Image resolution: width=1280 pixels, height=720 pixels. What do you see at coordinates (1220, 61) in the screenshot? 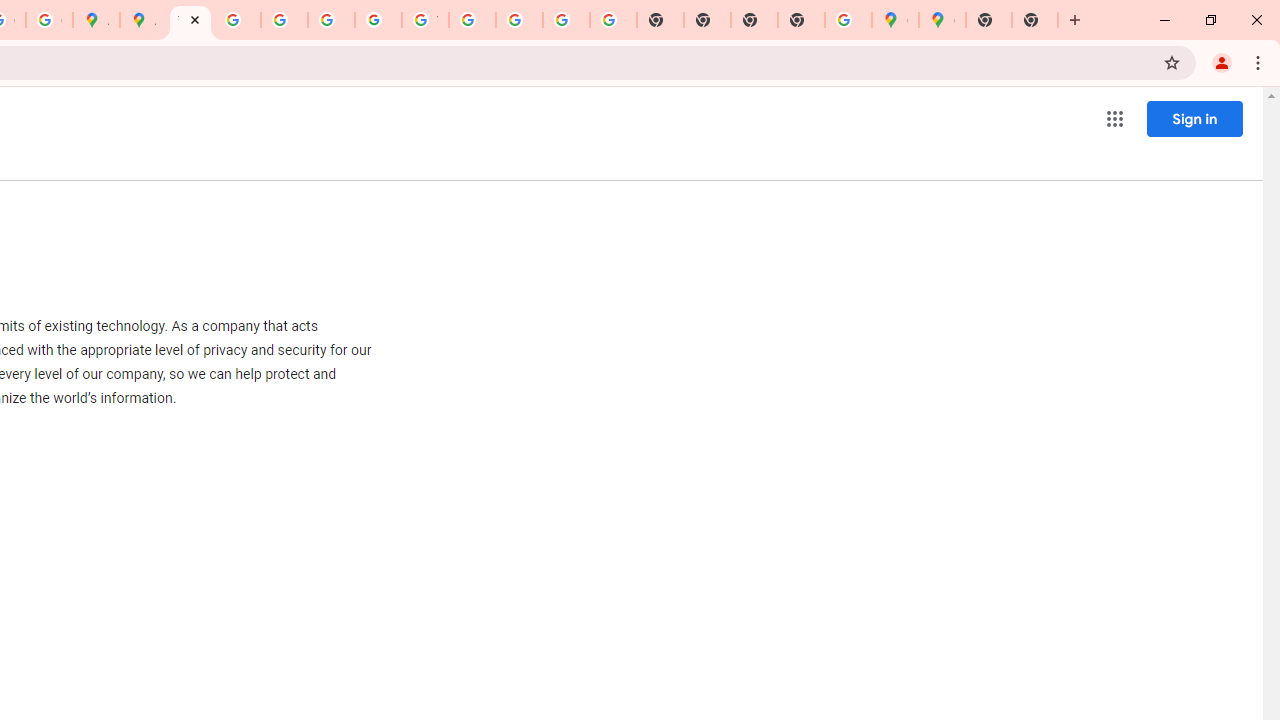
I see `'You'` at bounding box center [1220, 61].